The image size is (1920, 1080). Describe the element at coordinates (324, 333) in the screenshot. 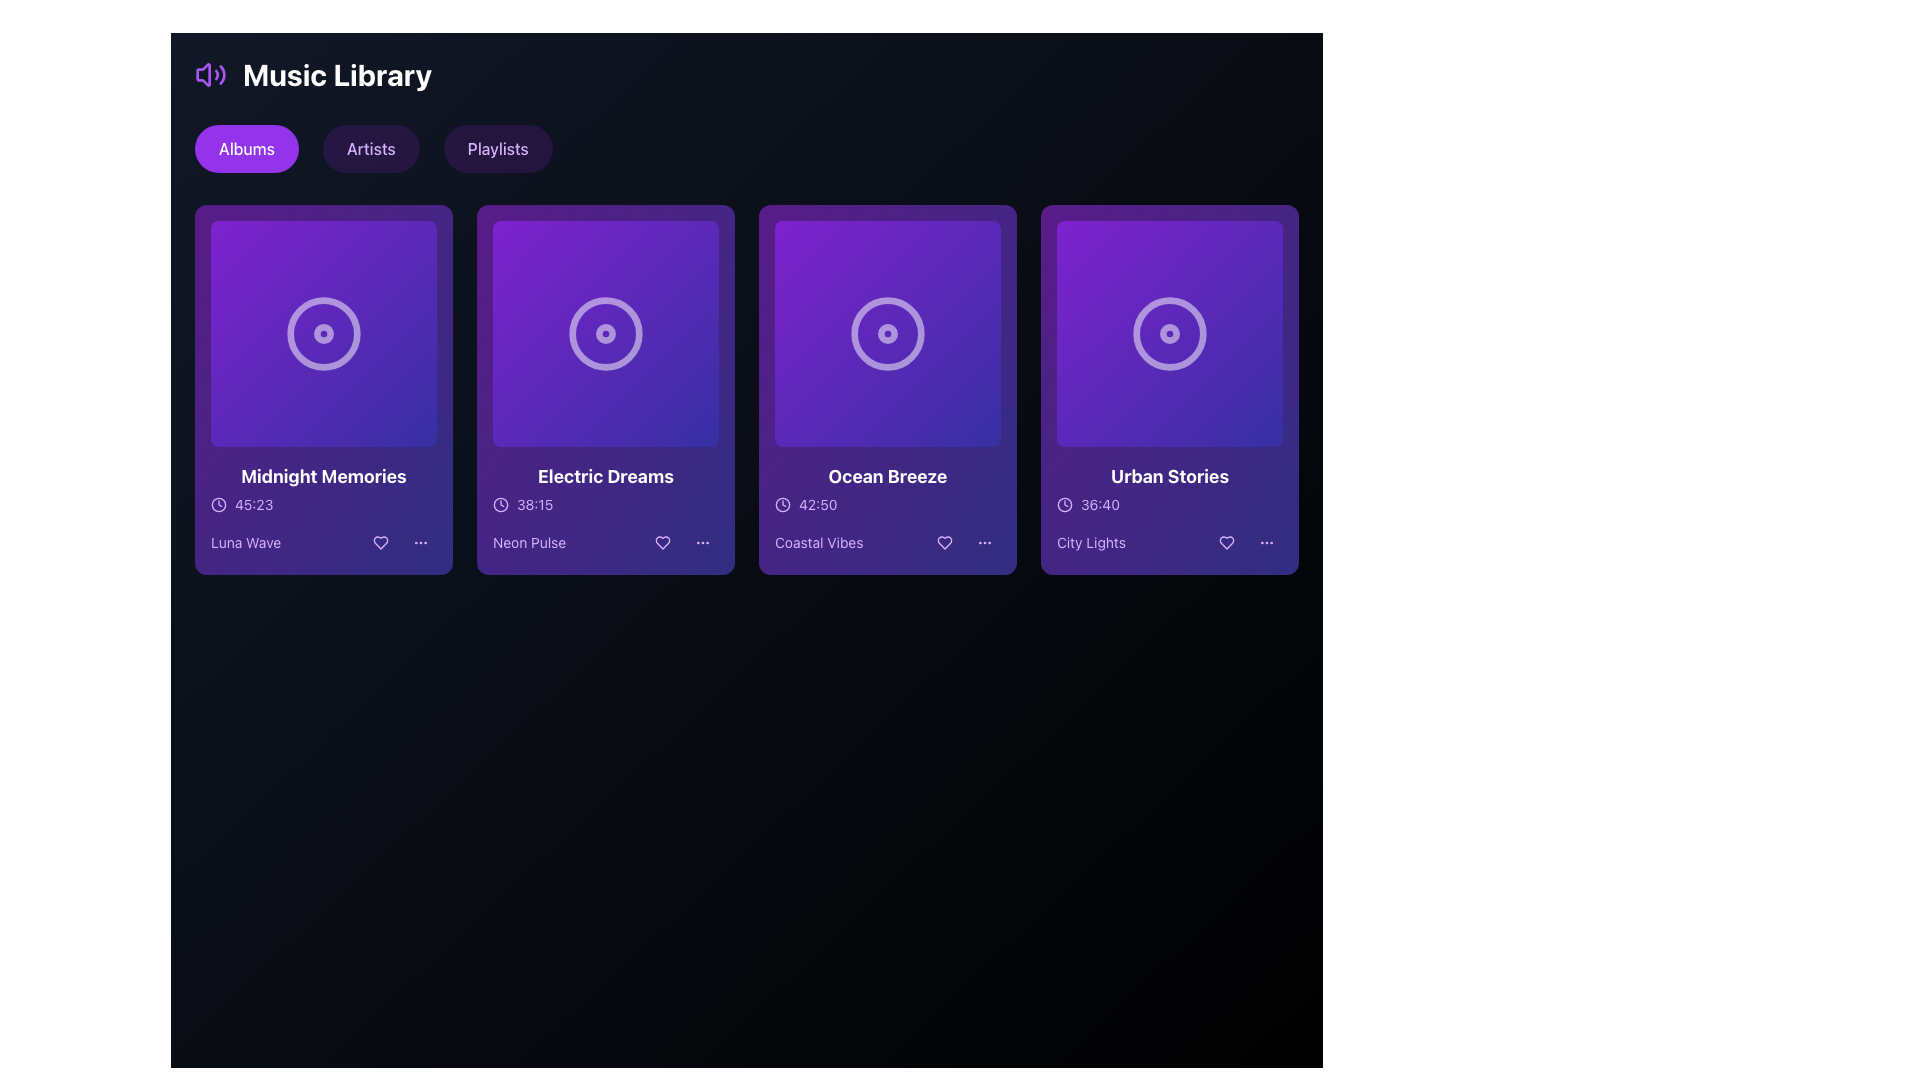

I see `the circular decorative element that represents the album icon for 'Midnight Memories', positioned centrally in the first card of the music album layout` at that location.